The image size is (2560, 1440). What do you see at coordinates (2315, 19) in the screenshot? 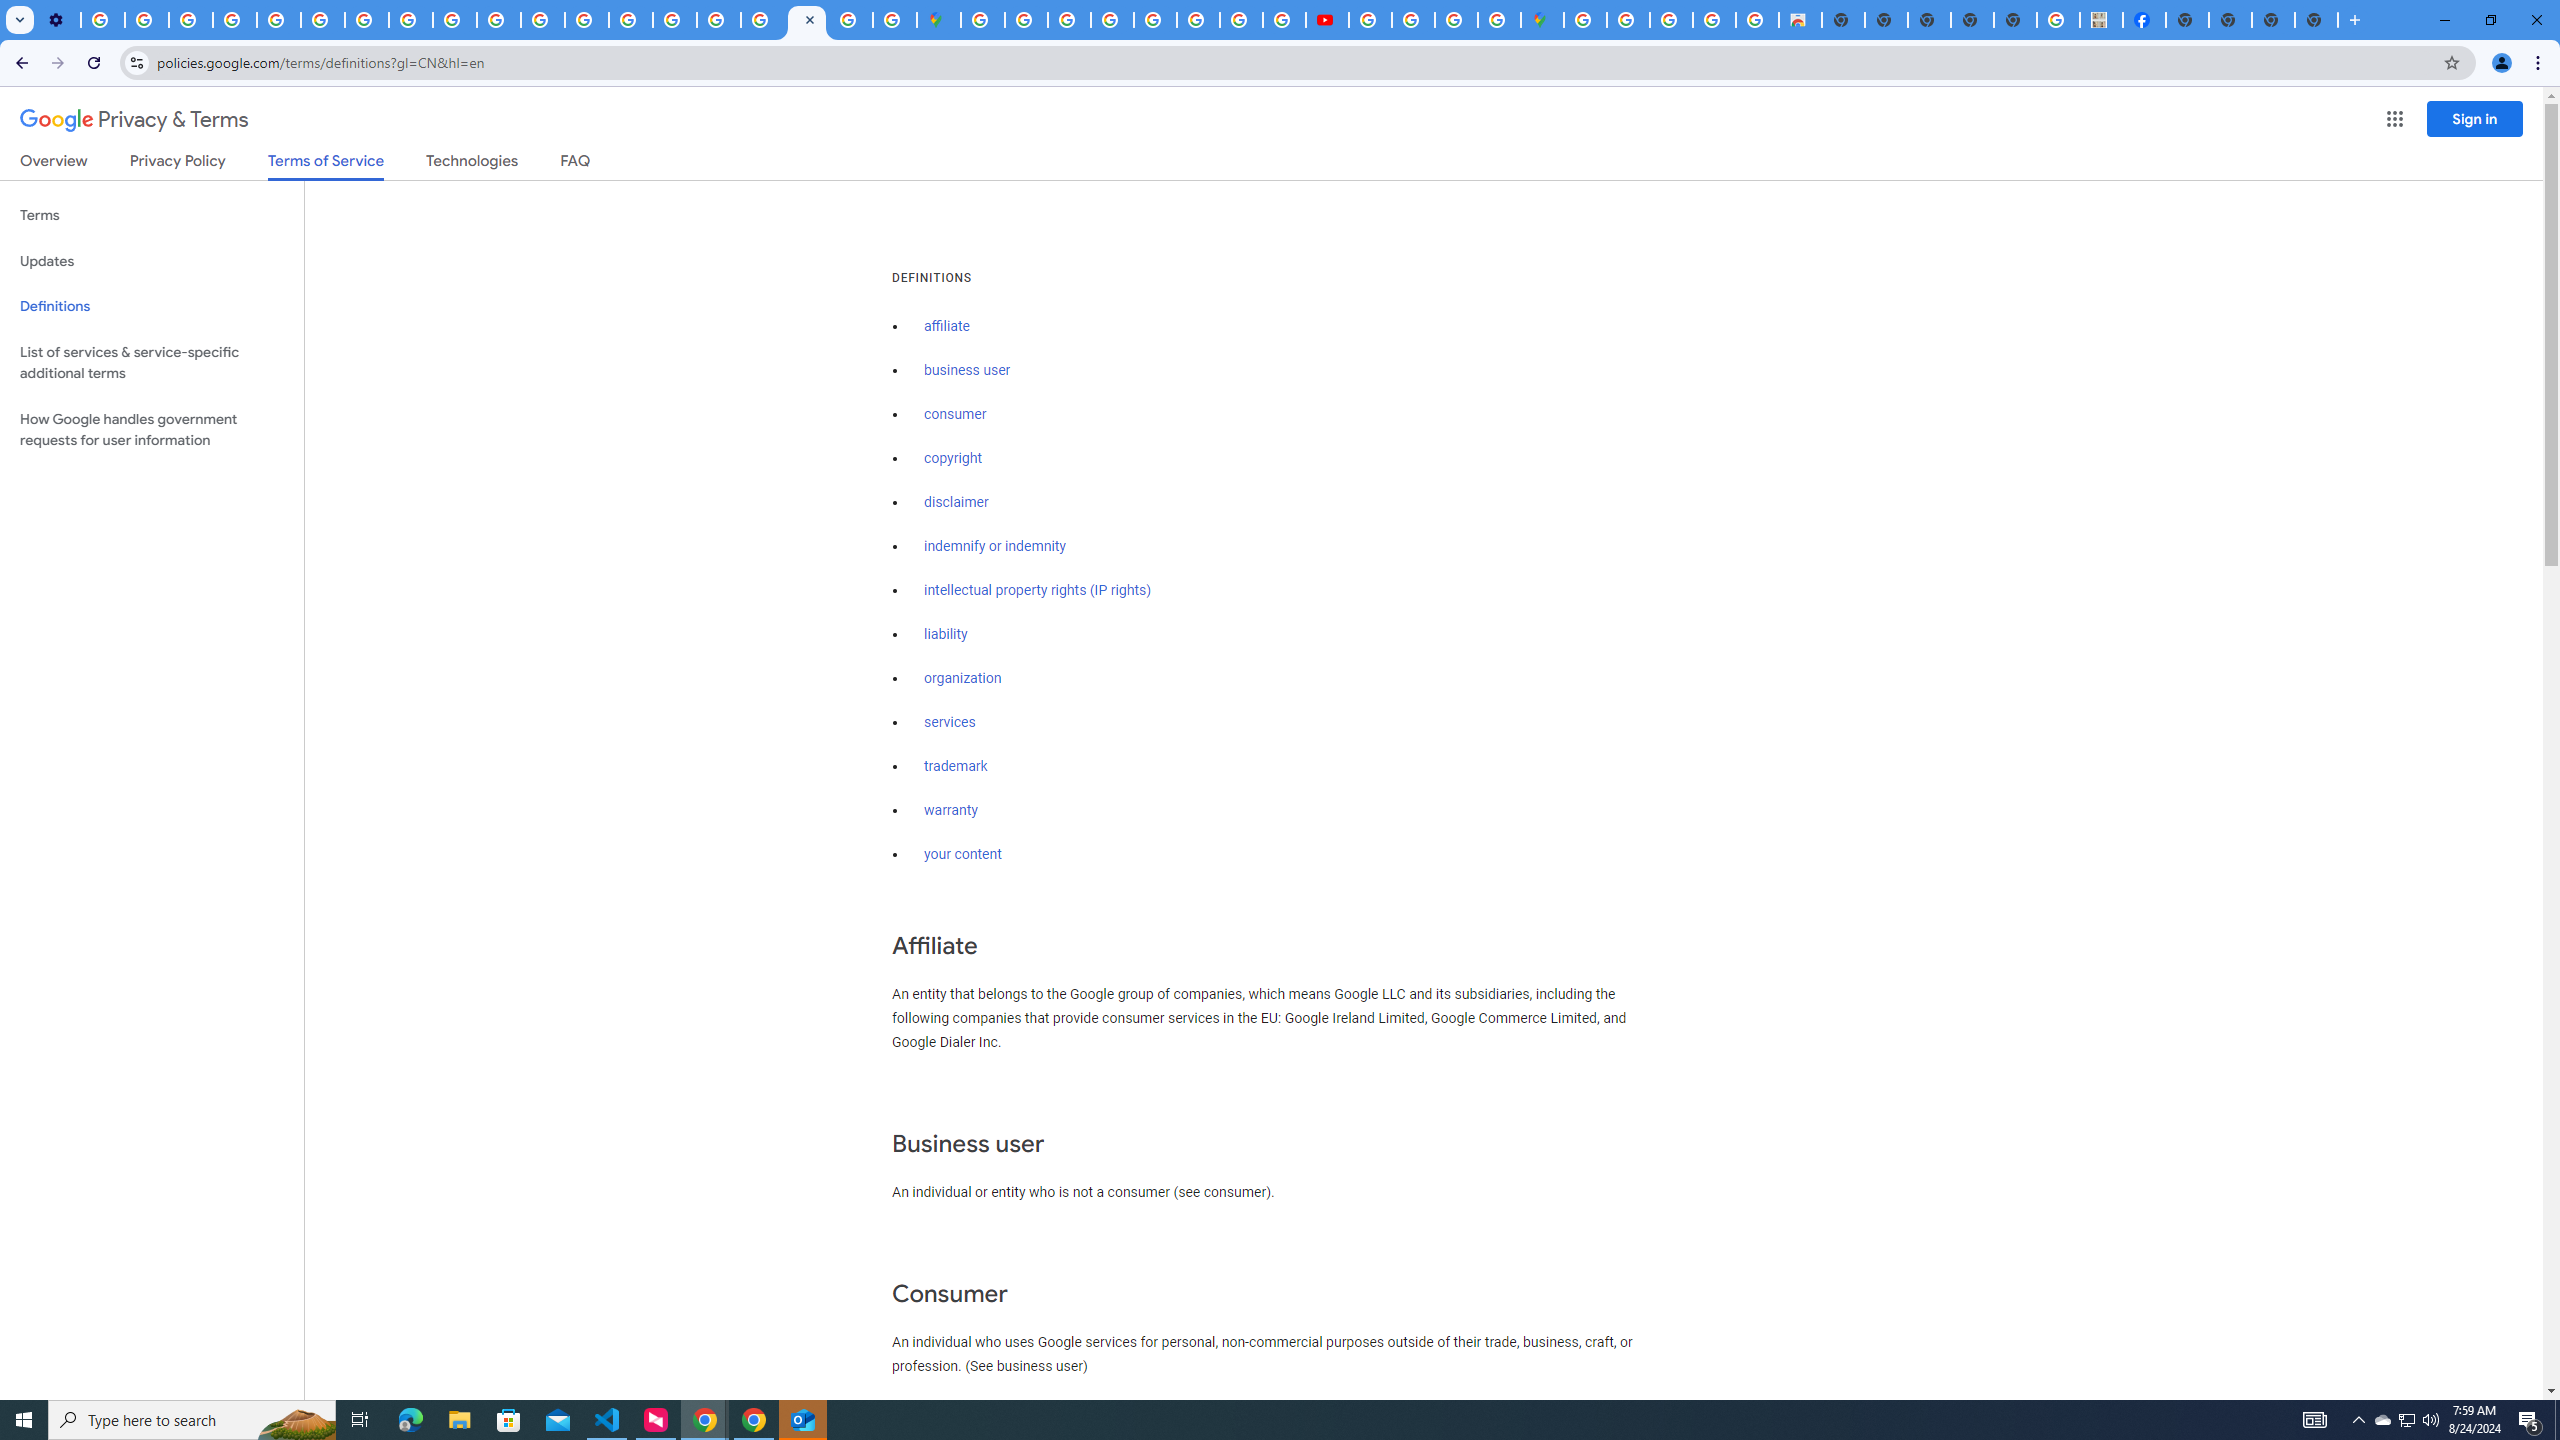
I see `'New Tab'` at bounding box center [2315, 19].